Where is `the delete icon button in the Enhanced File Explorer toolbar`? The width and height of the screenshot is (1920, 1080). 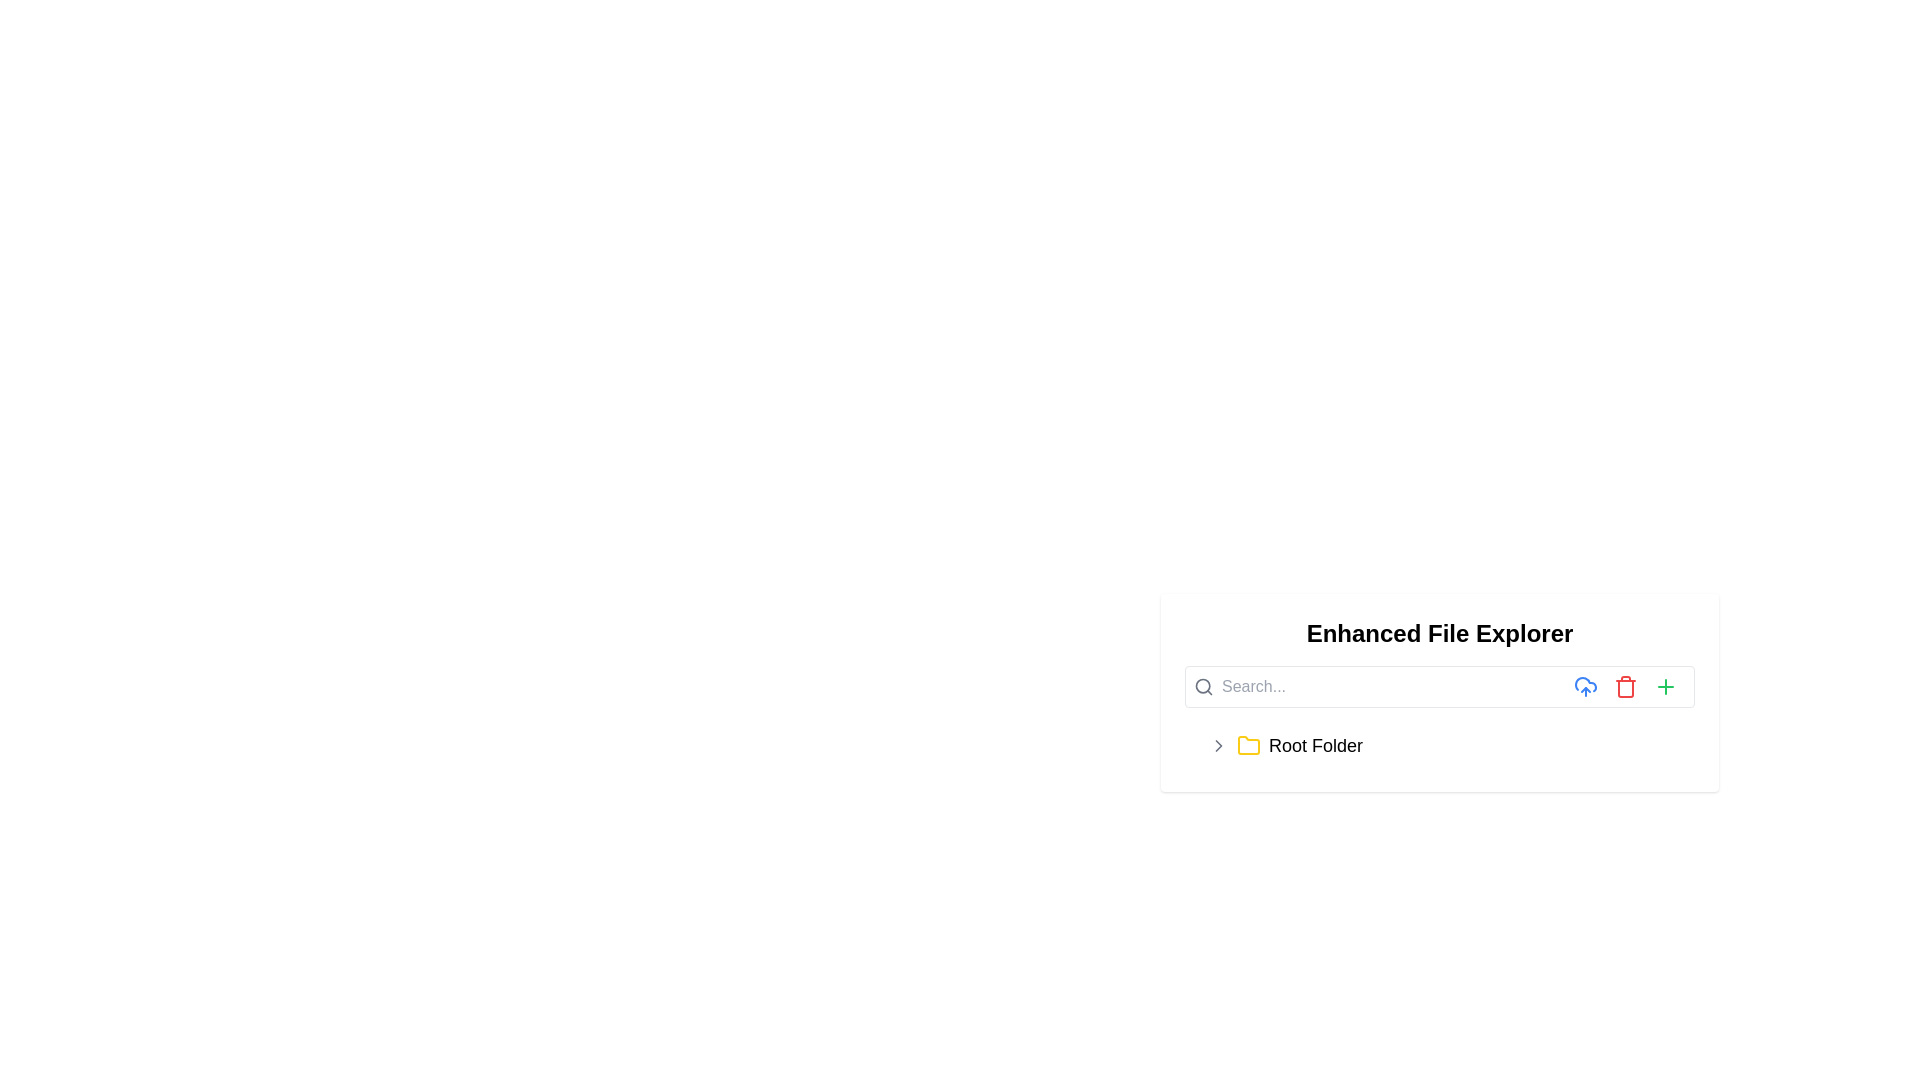 the delete icon button in the Enhanced File Explorer toolbar is located at coordinates (1626, 685).